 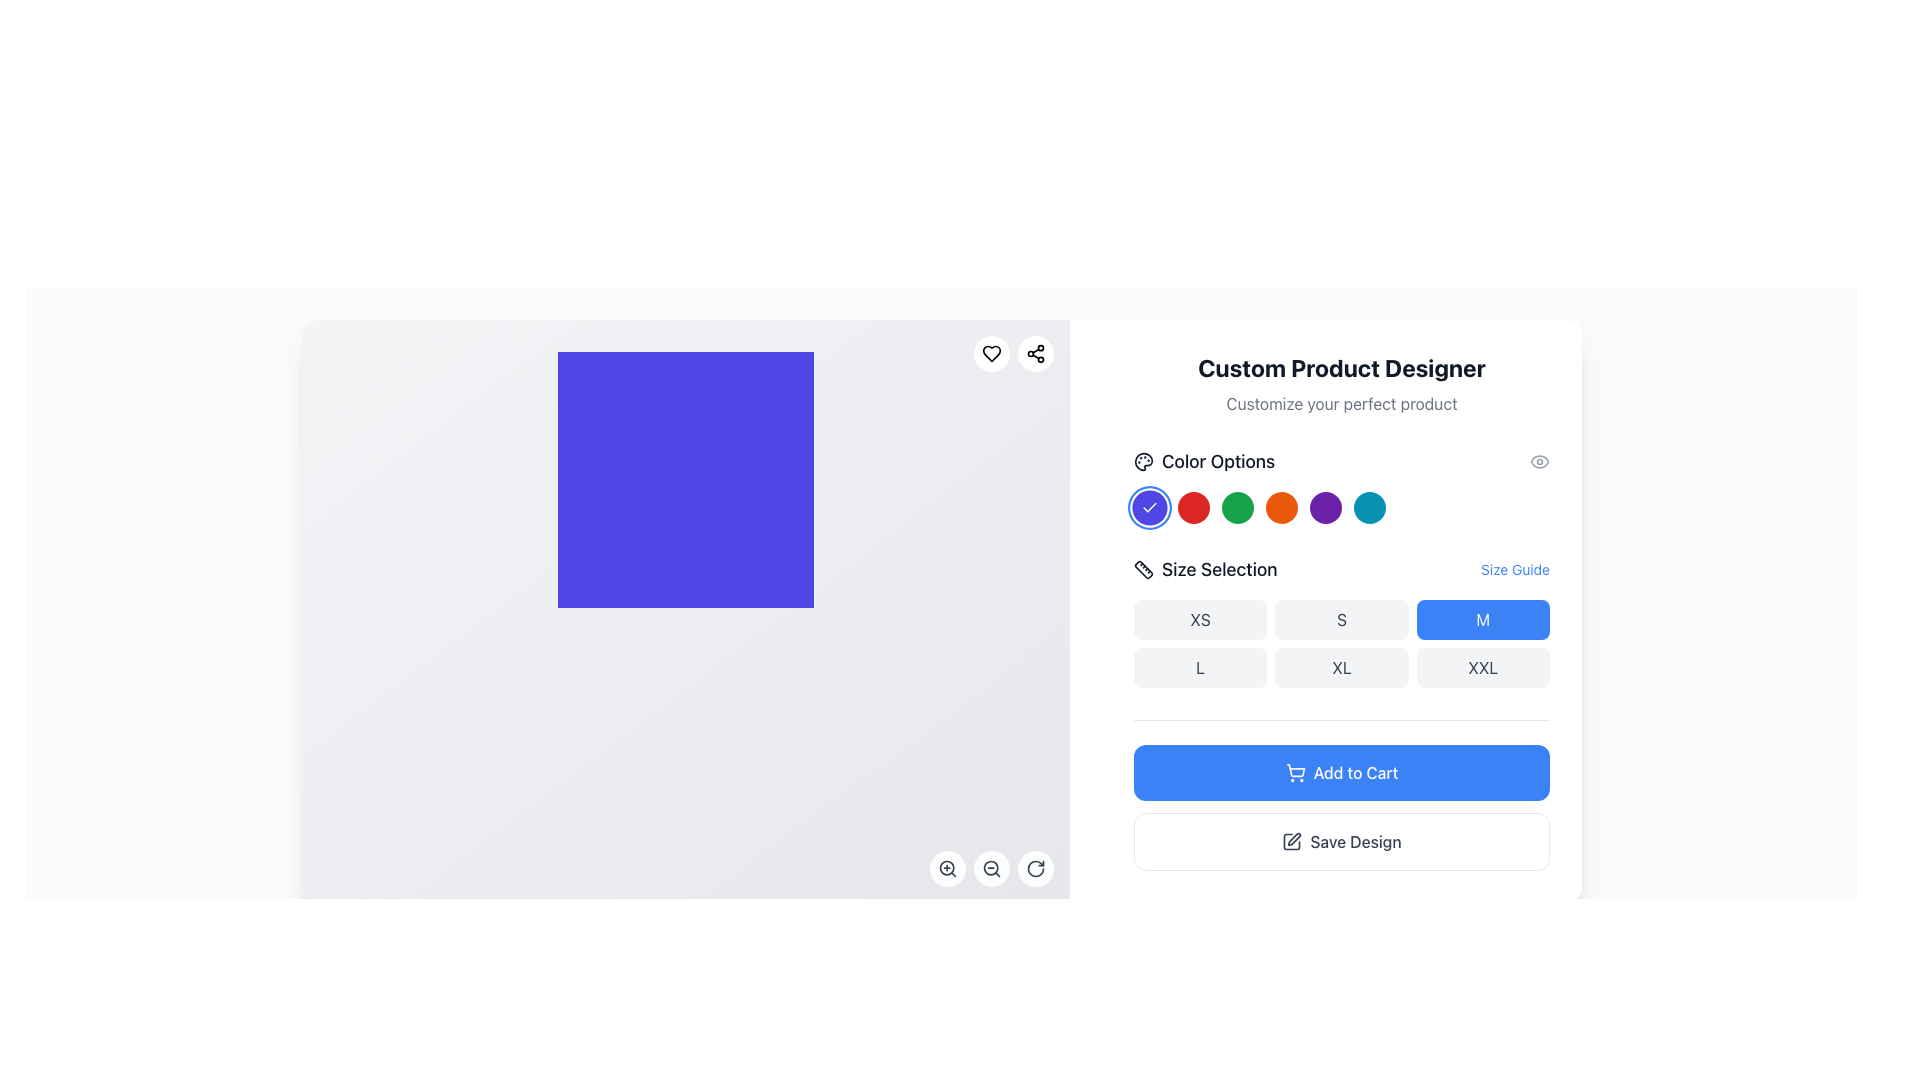 What do you see at coordinates (1204, 570) in the screenshot?
I see `the heading element that labels the size selection area, positioned to the left of the 'Size Guide' link and above the size buttons` at bounding box center [1204, 570].